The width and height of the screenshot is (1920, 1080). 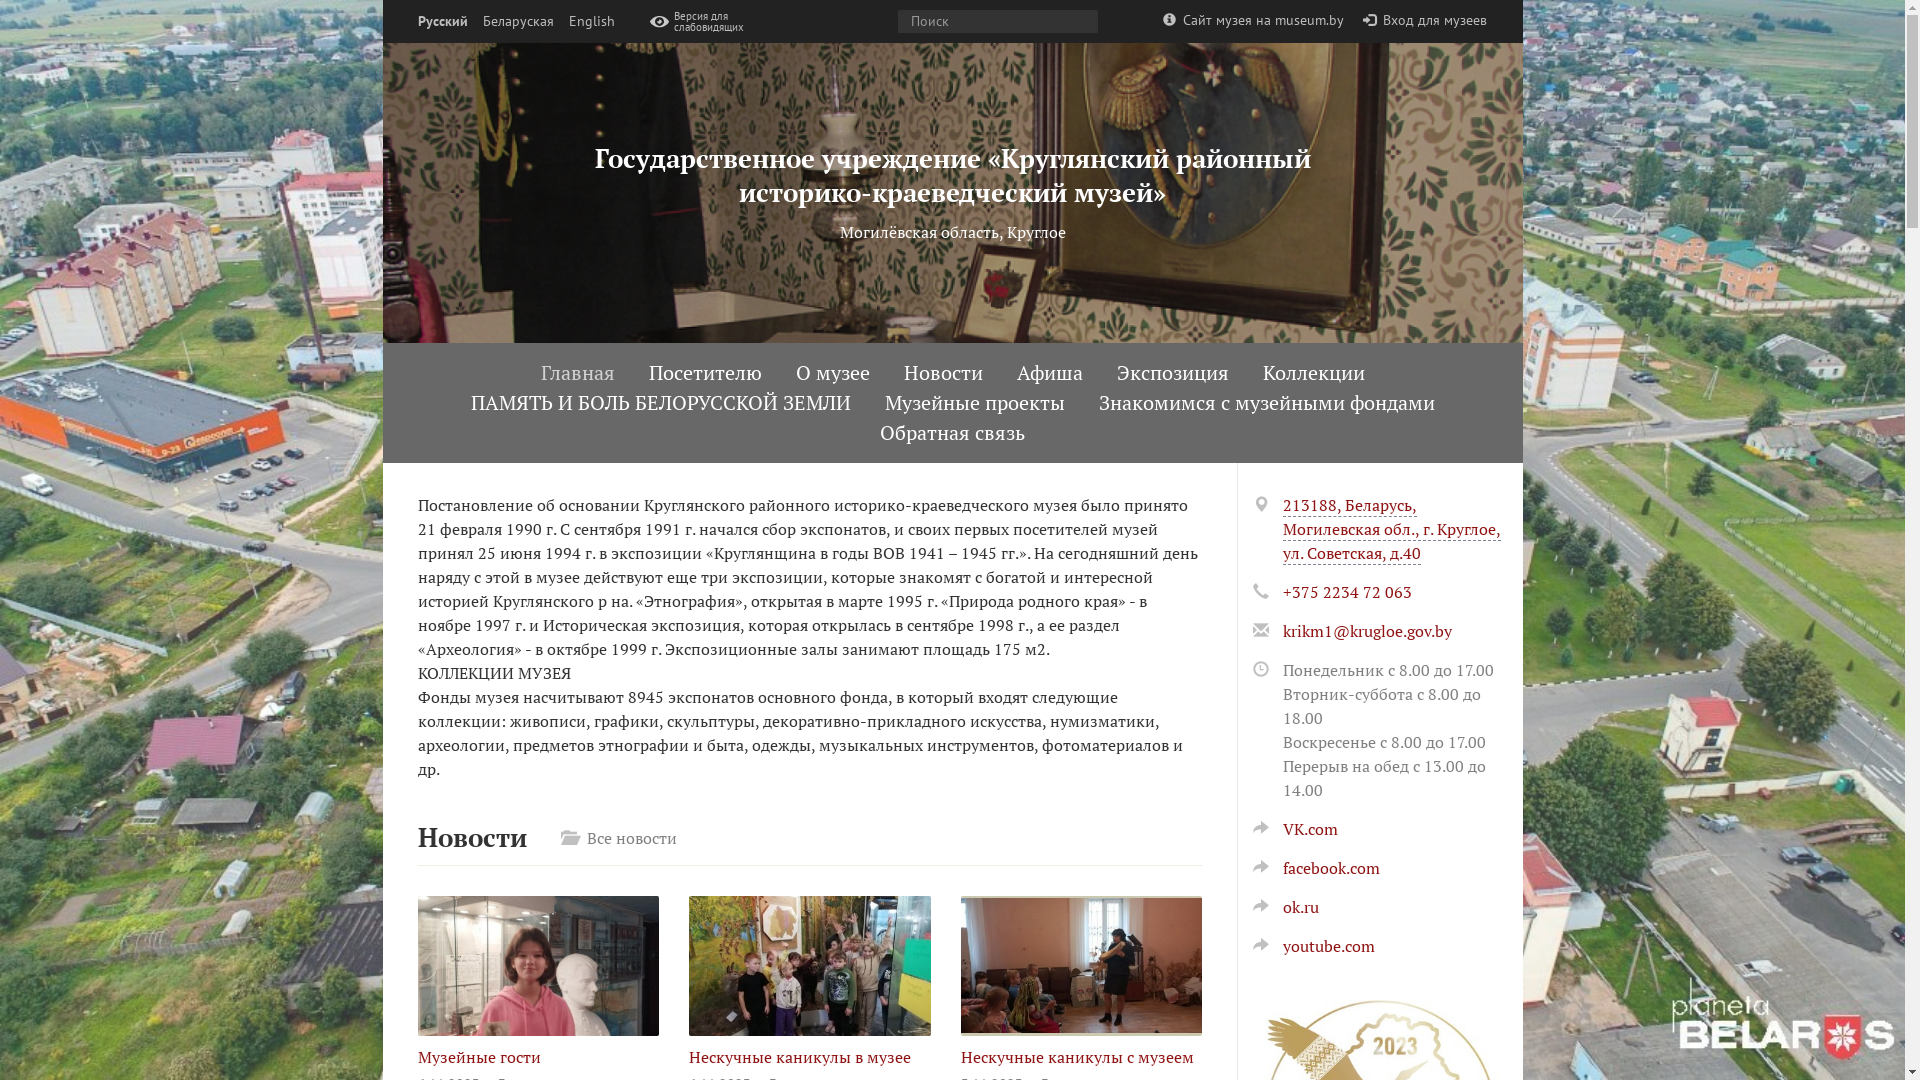 I want to click on 'ok.ru', so click(x=1285, y=906).